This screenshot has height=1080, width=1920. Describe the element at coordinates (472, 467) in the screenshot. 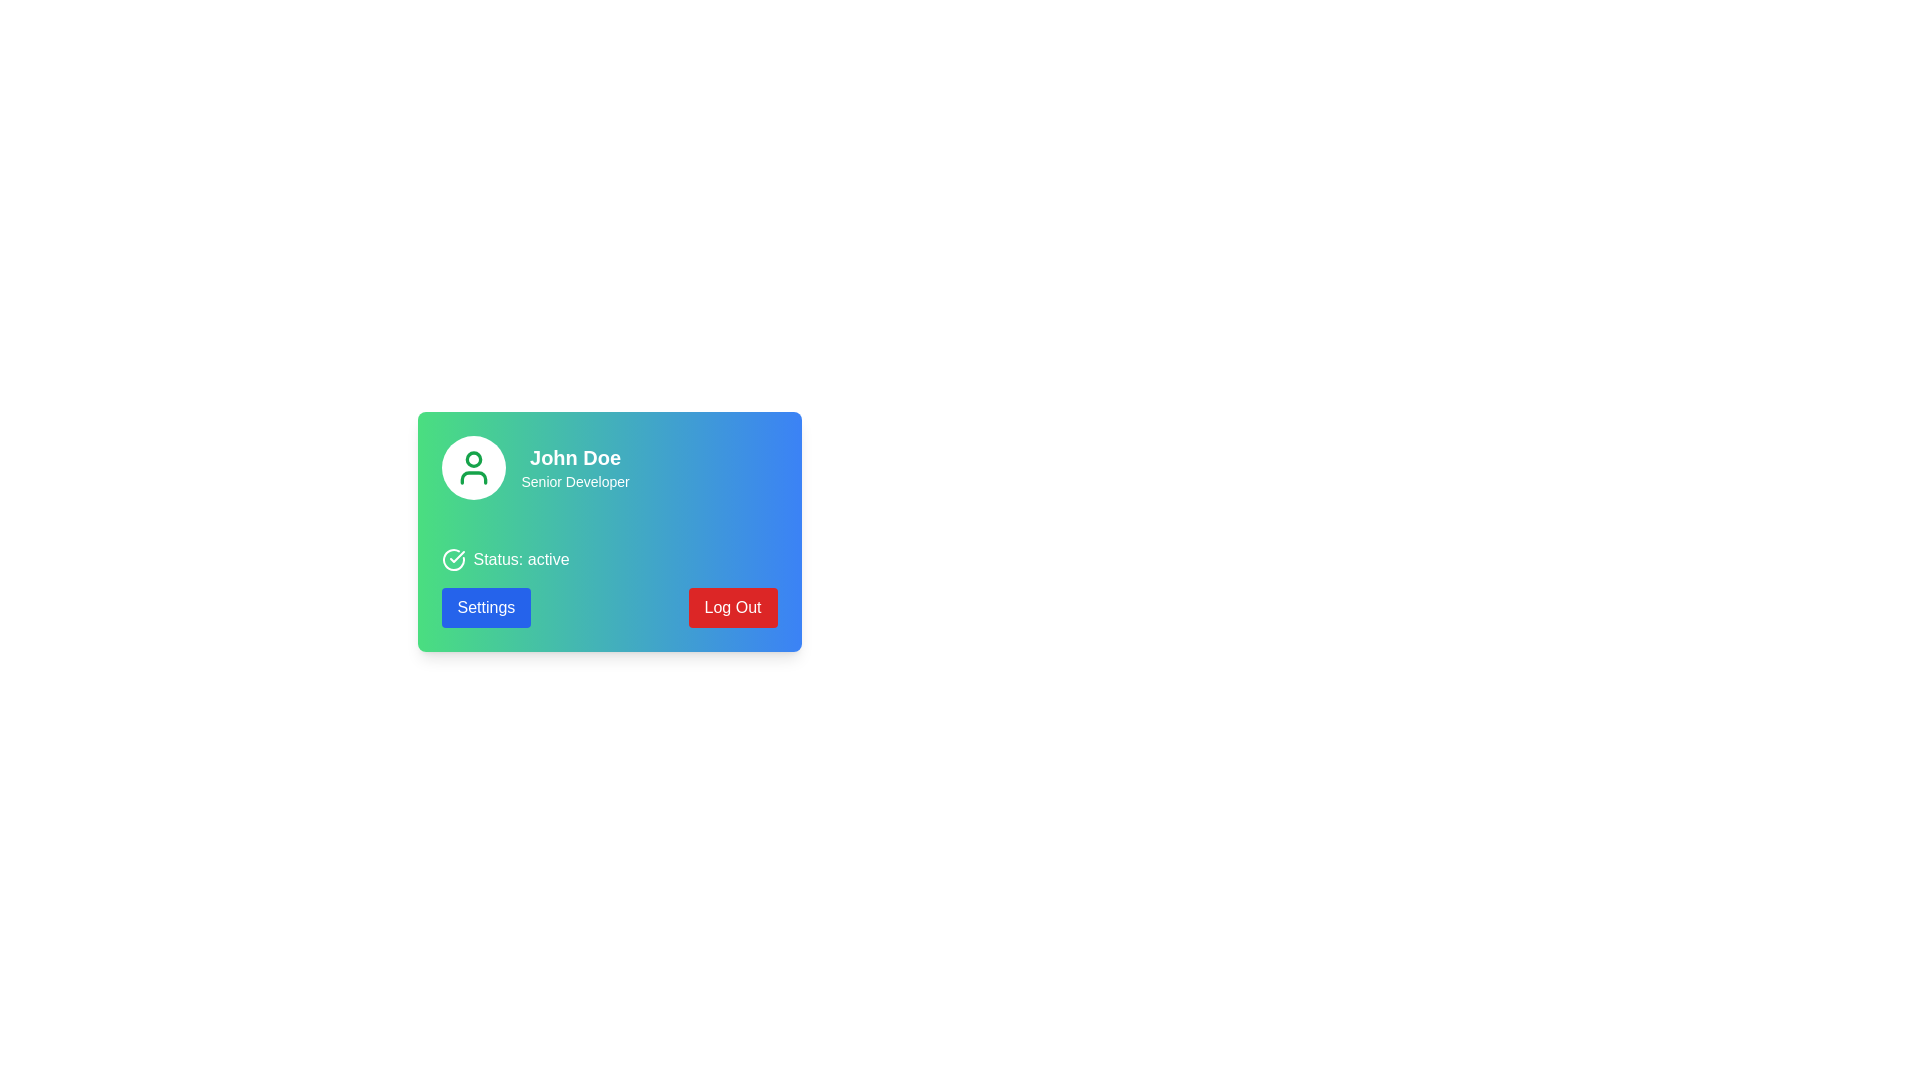

I see `the user profile avatar icon located at the top-left corner of the card, next to the text 'John Doe' and 'Senior Developer'` at that location.